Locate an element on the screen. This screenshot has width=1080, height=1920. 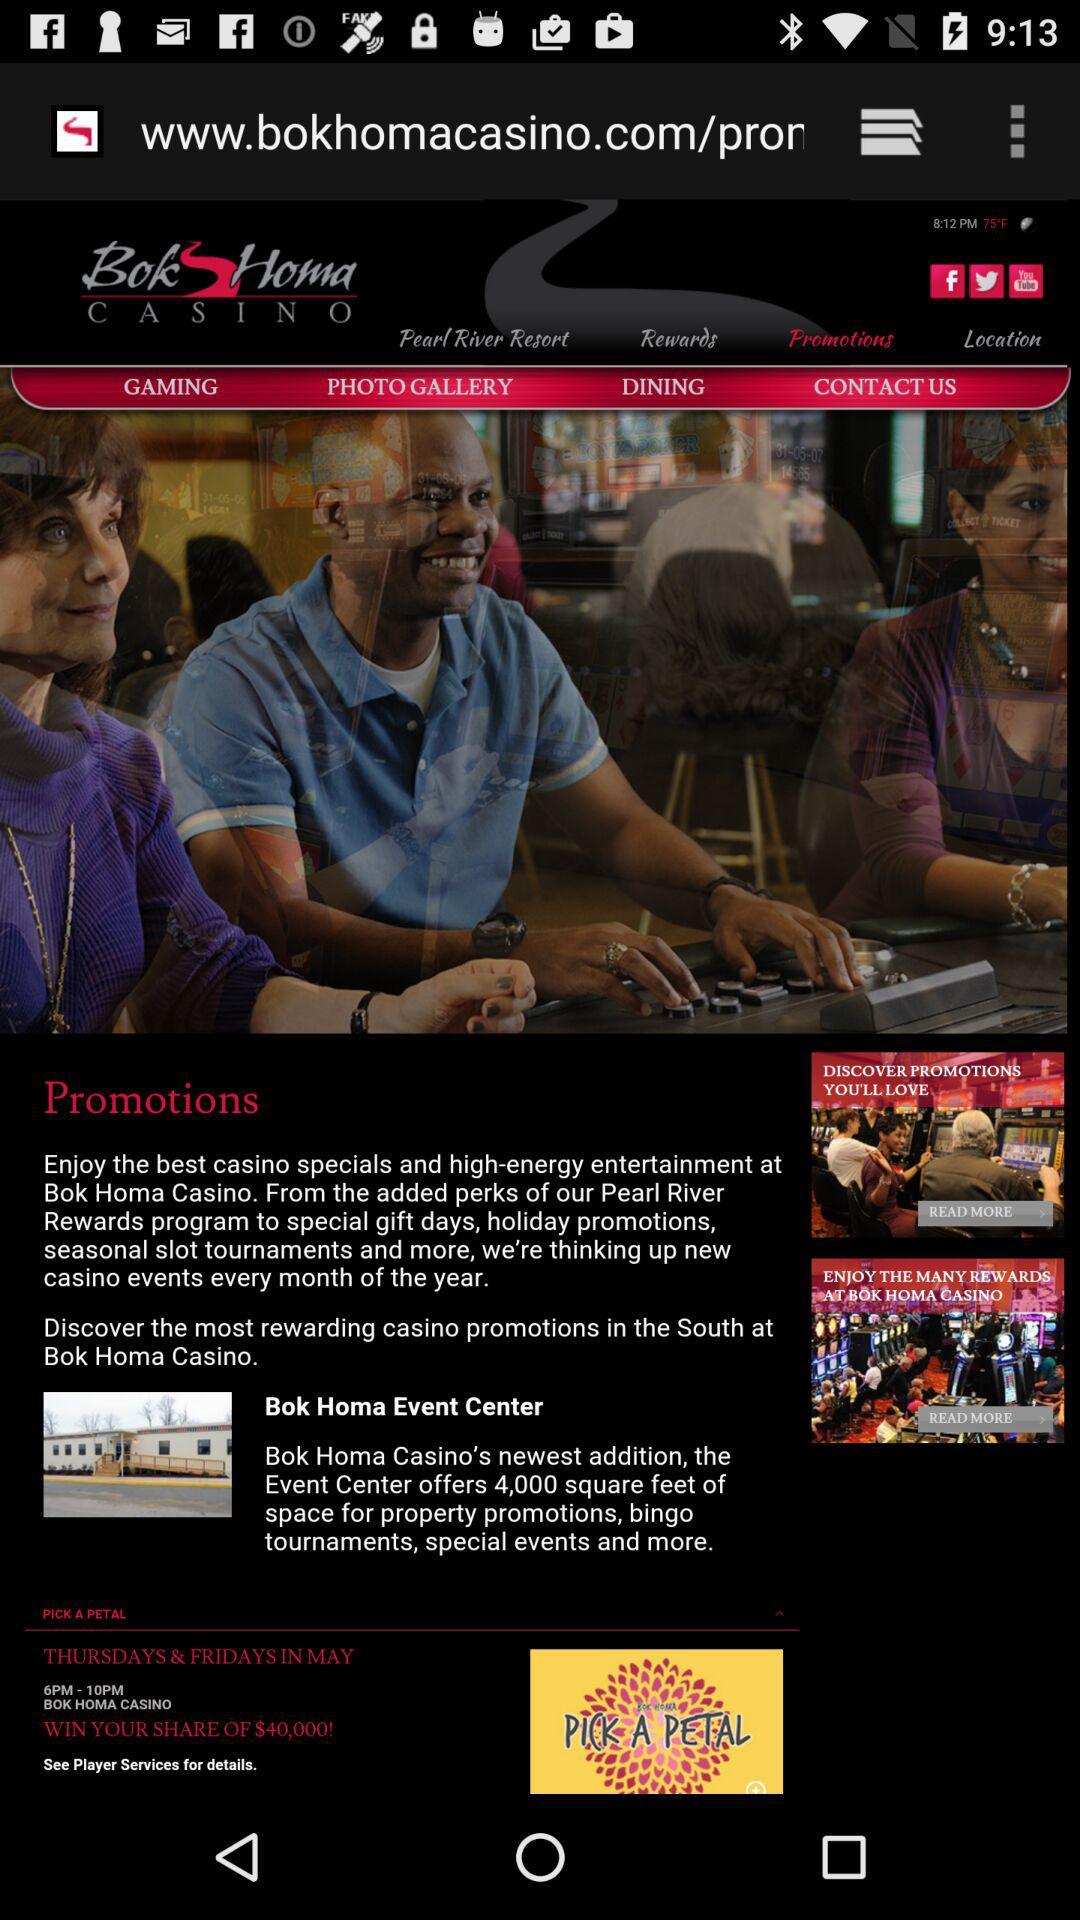
the more icon is located at coordinates (988, 124).